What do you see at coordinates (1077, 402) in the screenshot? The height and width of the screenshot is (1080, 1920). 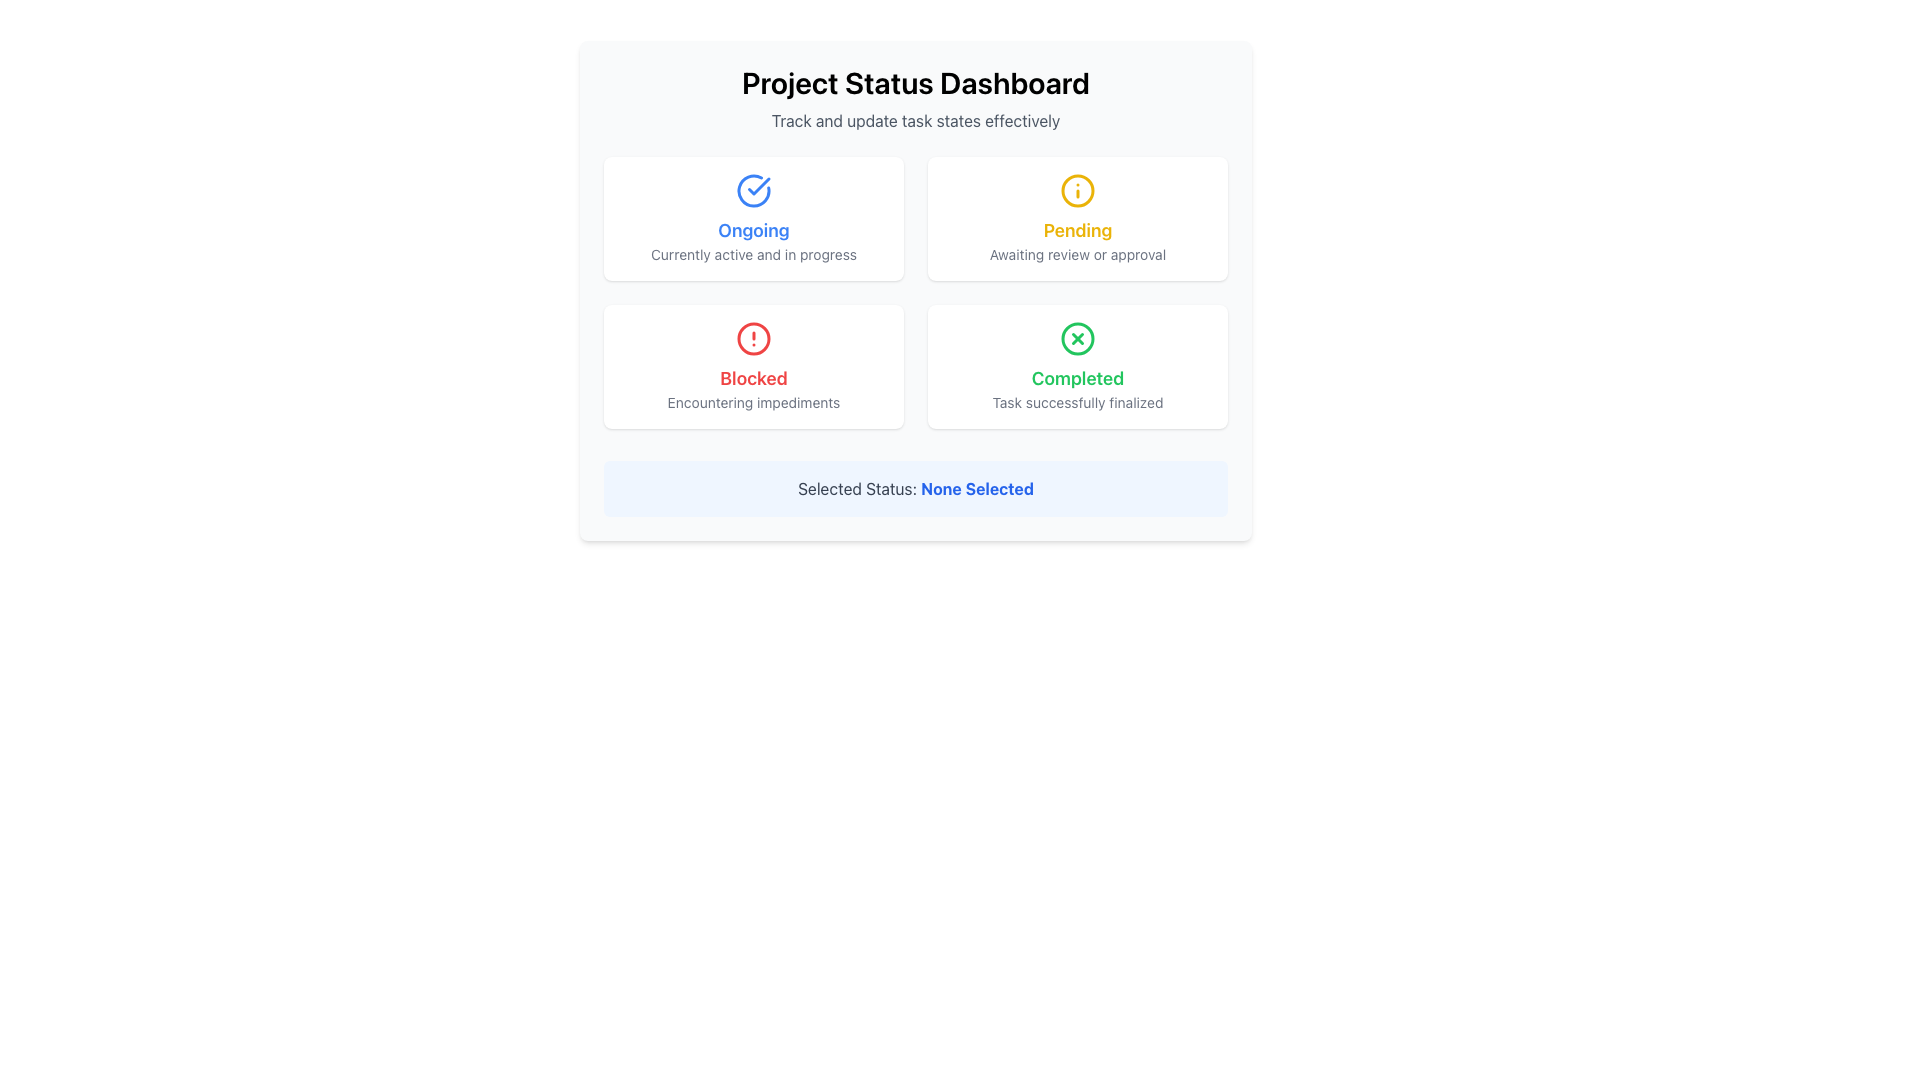 I see `text from the Text Label displaying 'Task successfully finalized', which is located in the bottom portion of the 'Completed' card in the UI` at bounding box center [1077, 402].